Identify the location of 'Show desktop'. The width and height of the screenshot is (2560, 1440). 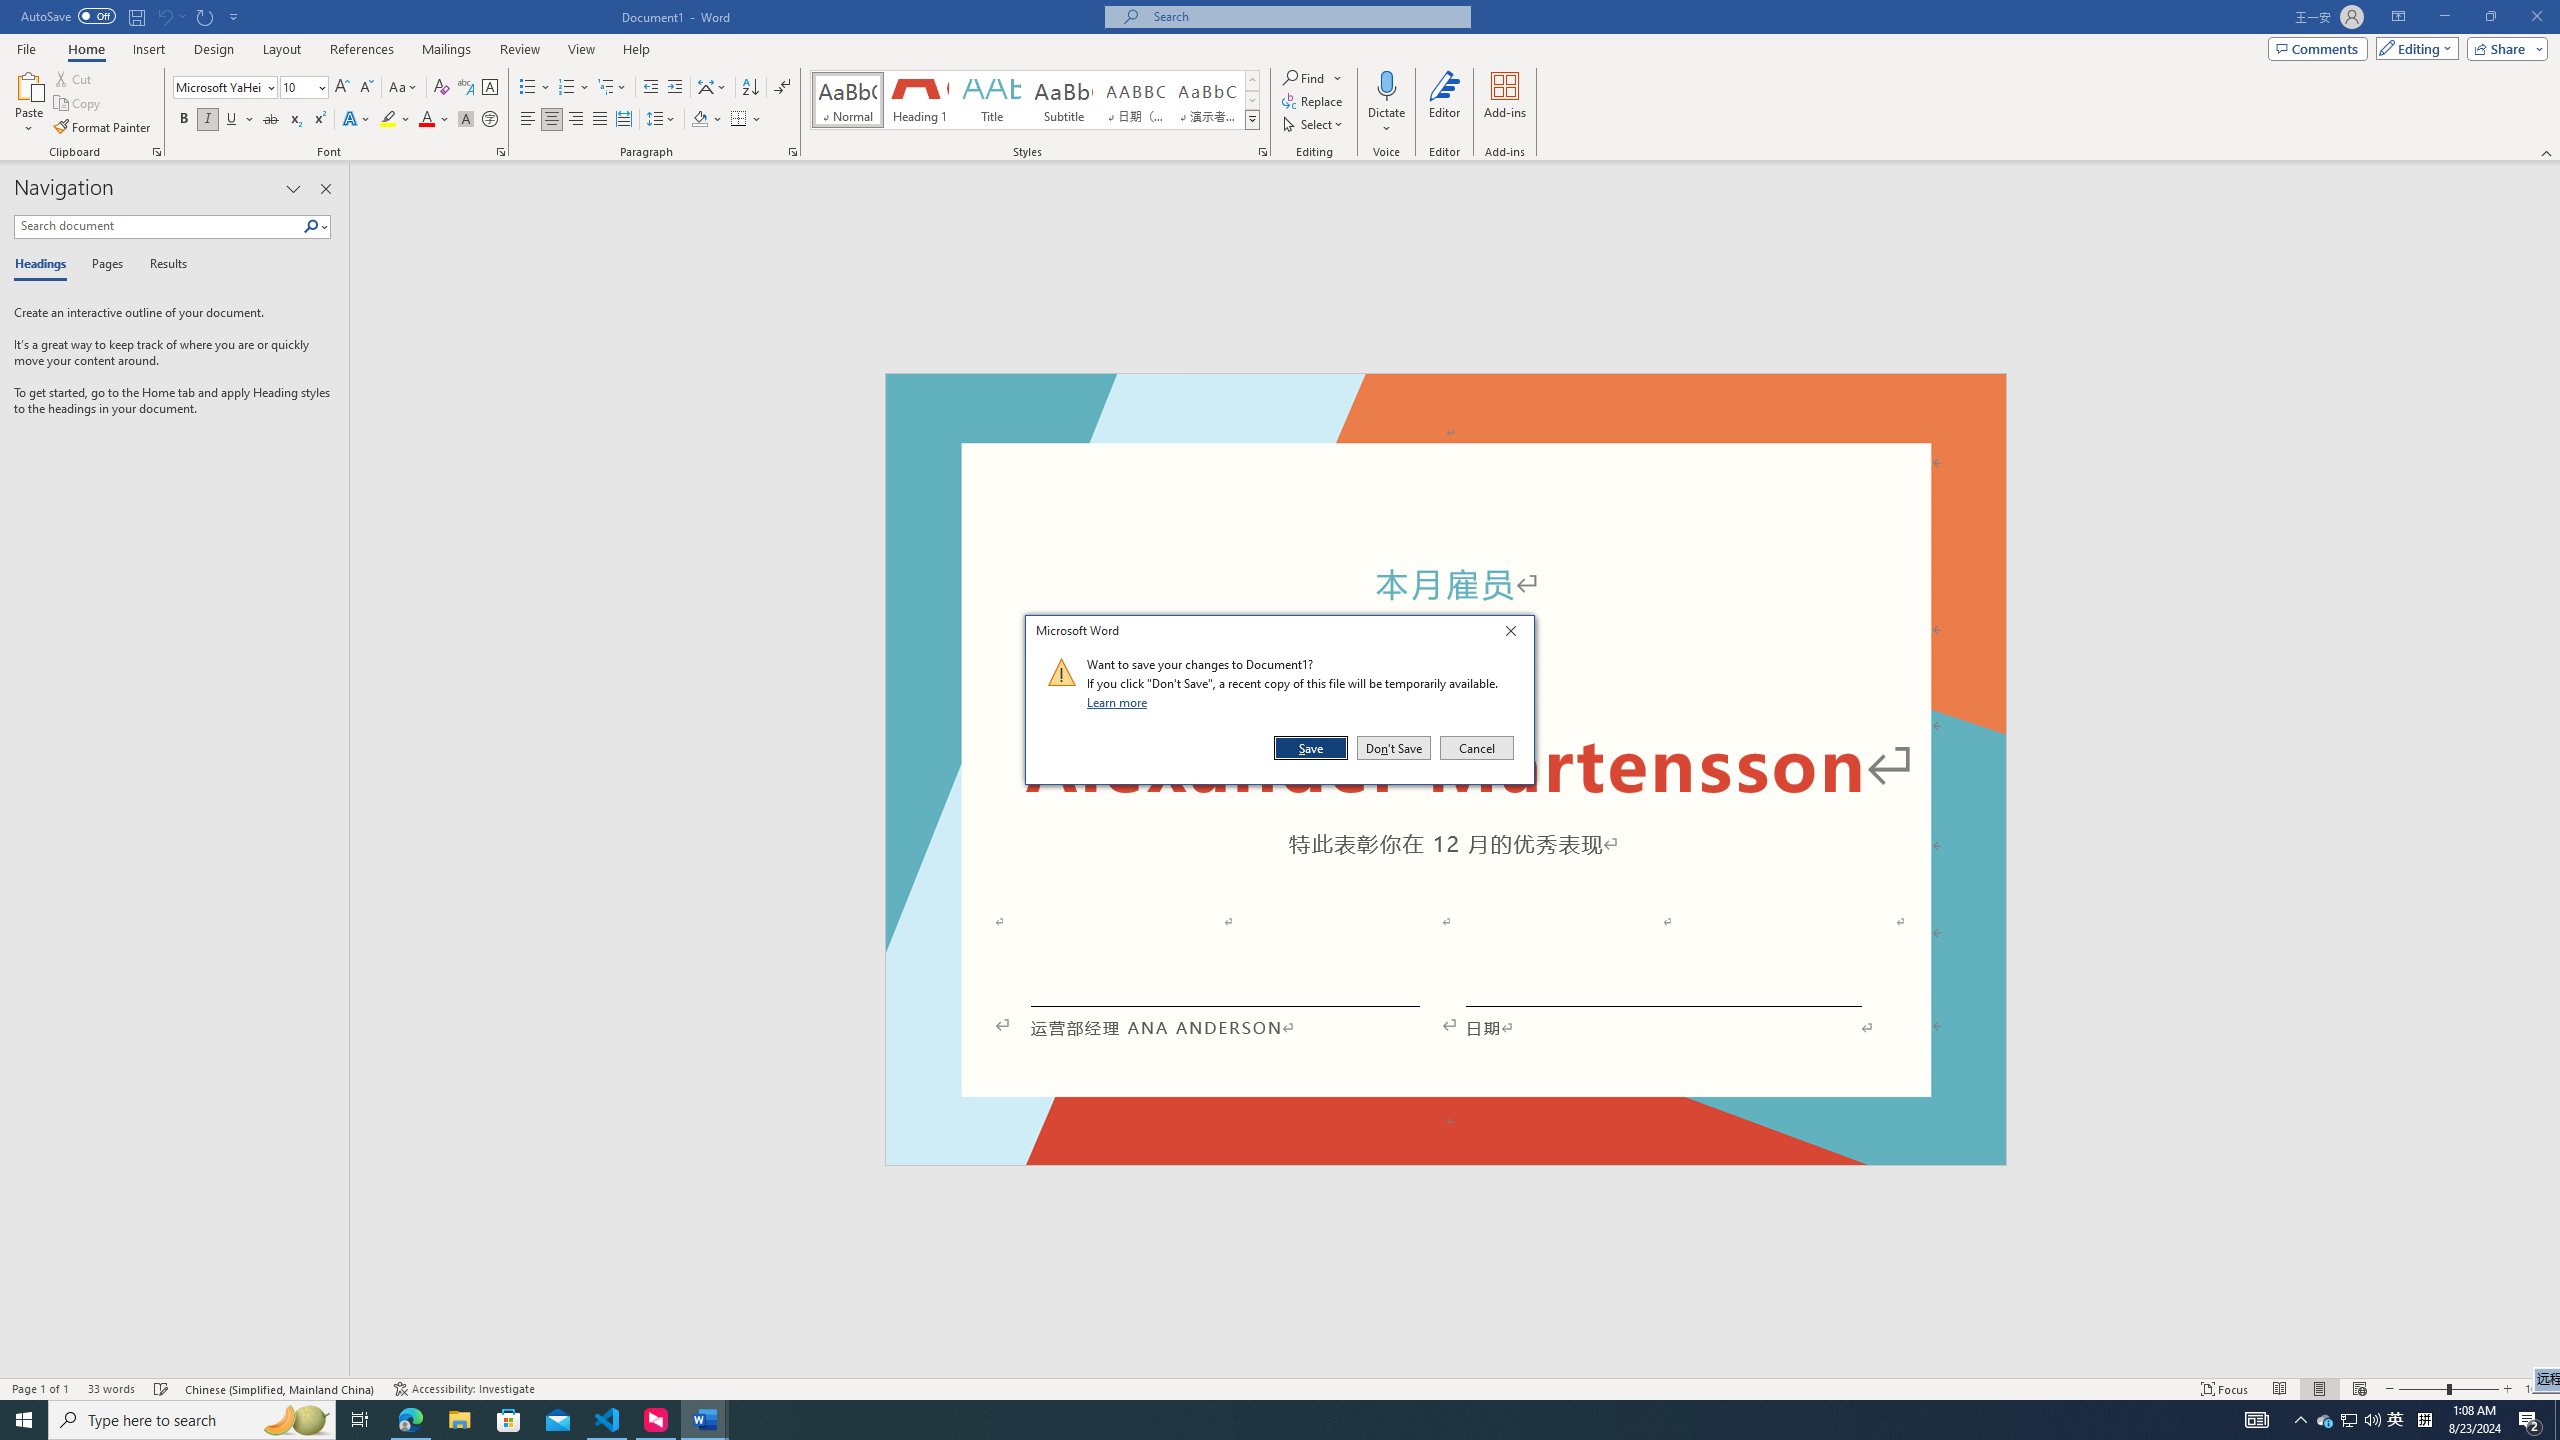
(2556, 1418).